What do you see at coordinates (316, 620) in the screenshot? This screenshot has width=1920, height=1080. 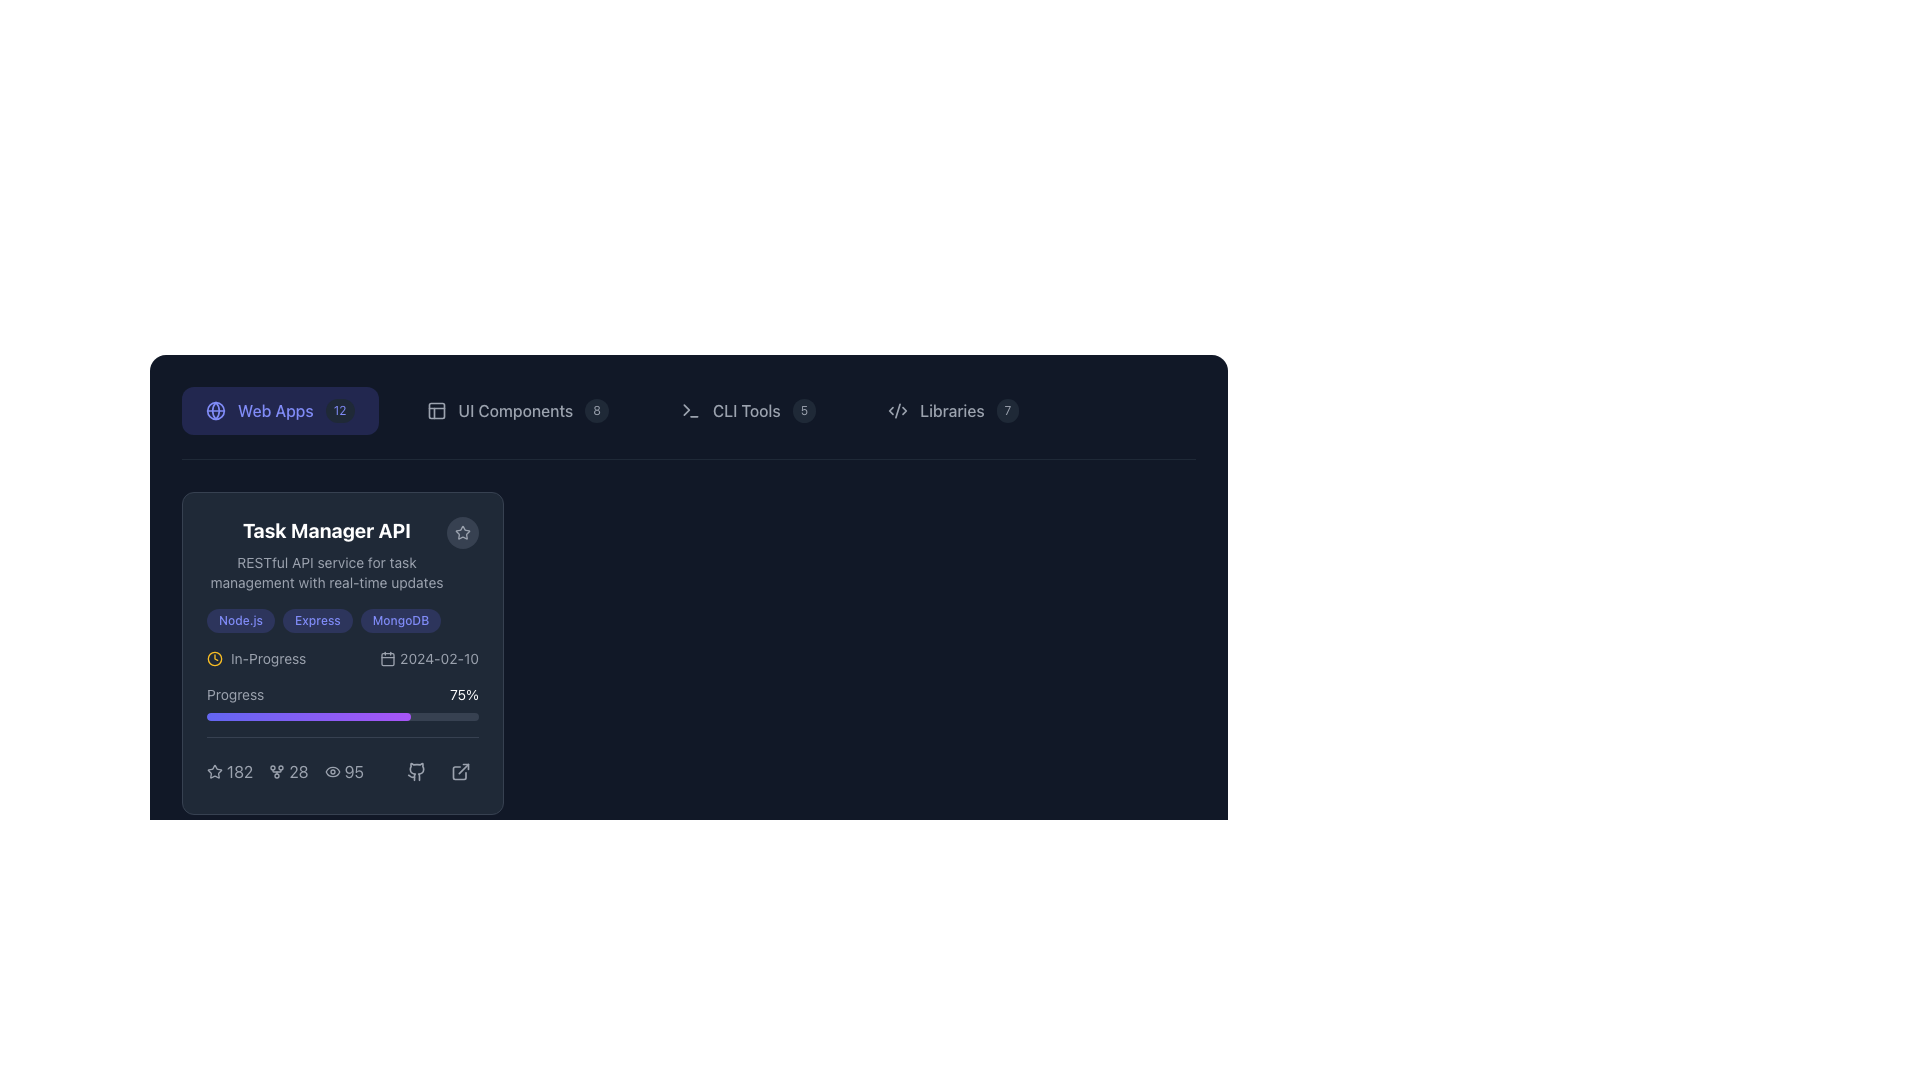 I see `'Express' label, which is the second tag in a horizontal series of three located near the top-middle of the 'Task Manager API' card` at bounding box center [316, 620].